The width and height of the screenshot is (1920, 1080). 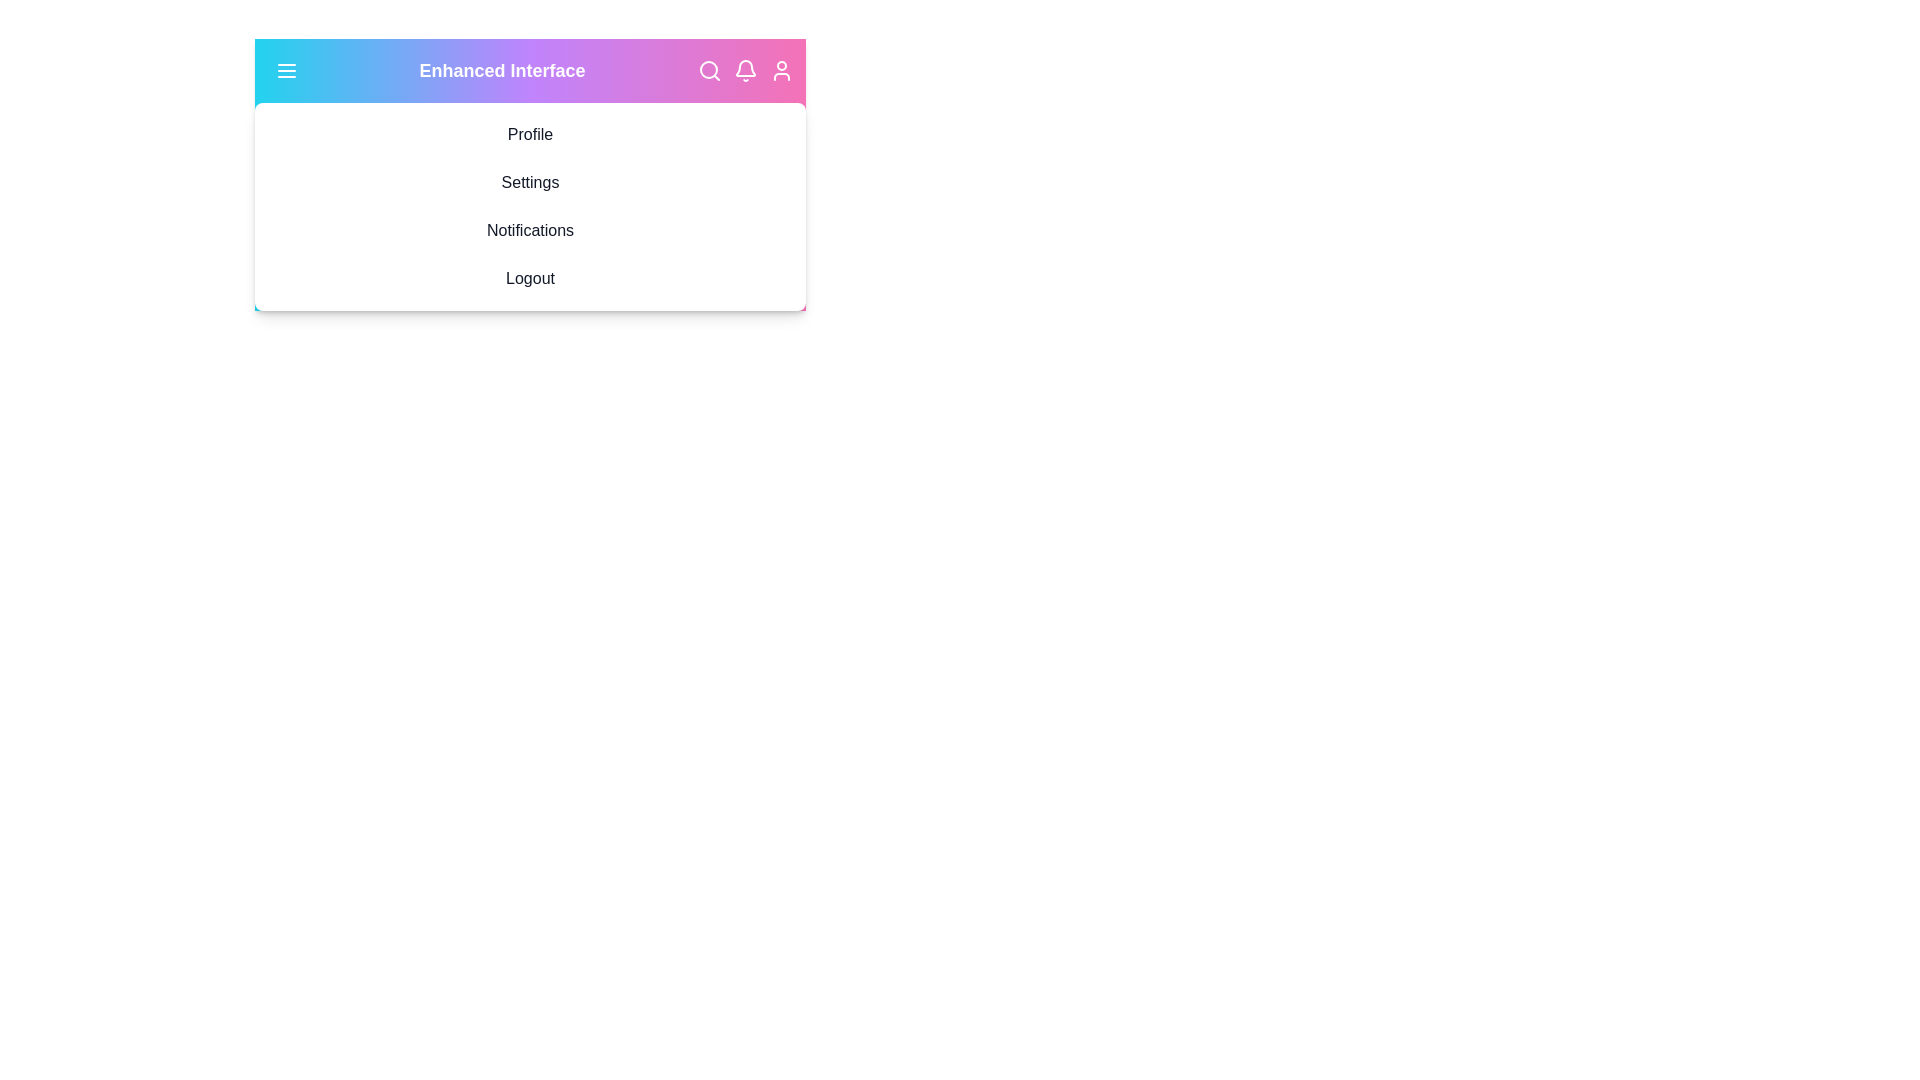 I want to click on the dropdown menu option Notifications by clicking it, so click(x=530, y=230).